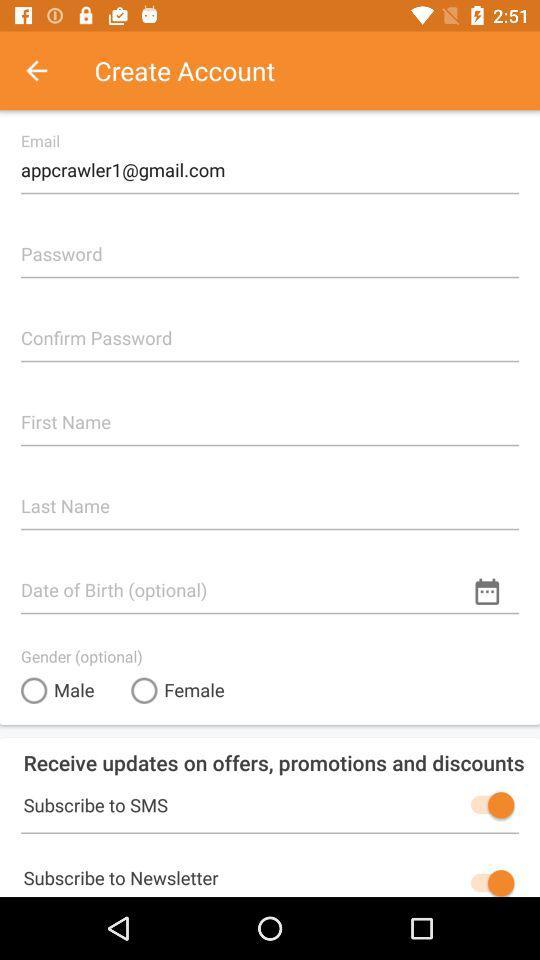 The width and height of the screenshot is (540, 960). Describe the element at coordinates (177, 690) in the screenshot. I see `the icon next to male icon` at that location.